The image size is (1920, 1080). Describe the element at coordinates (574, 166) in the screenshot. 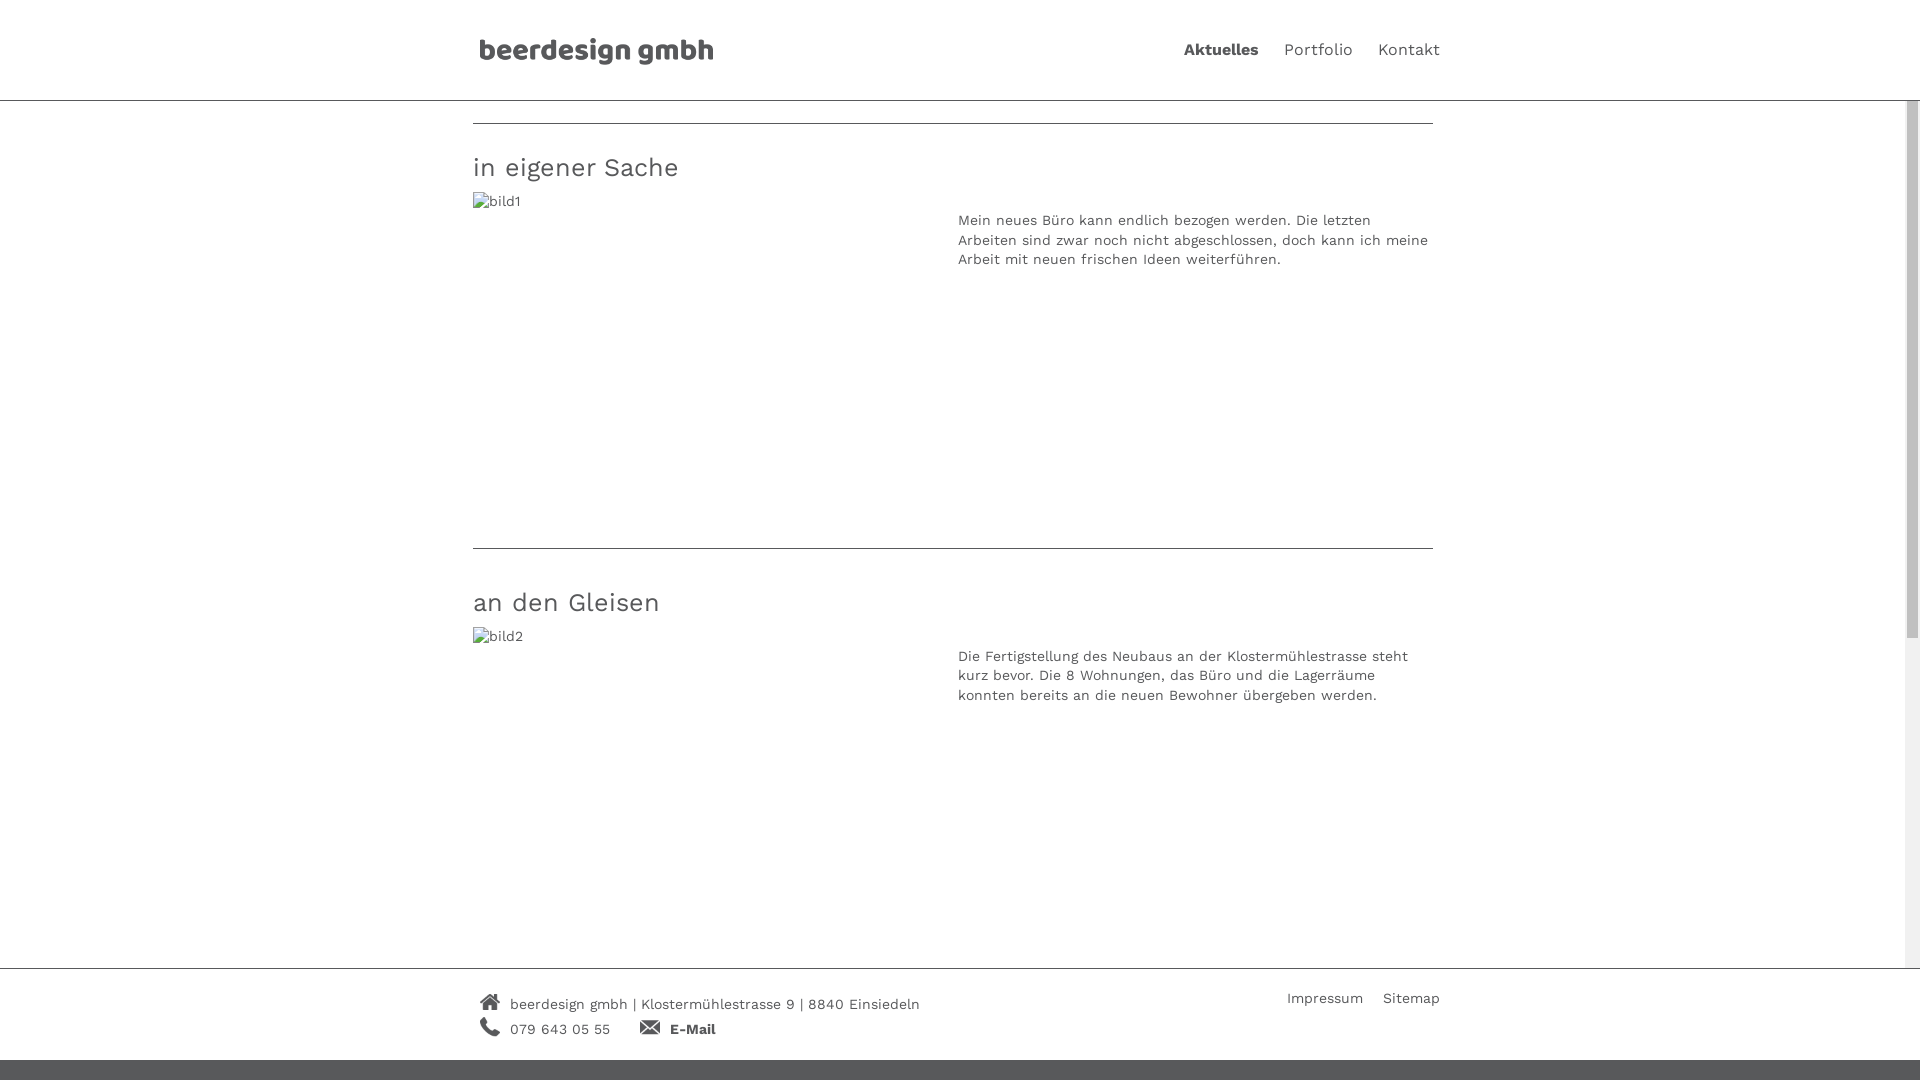

I see `'in eigener Sache'` at that location.